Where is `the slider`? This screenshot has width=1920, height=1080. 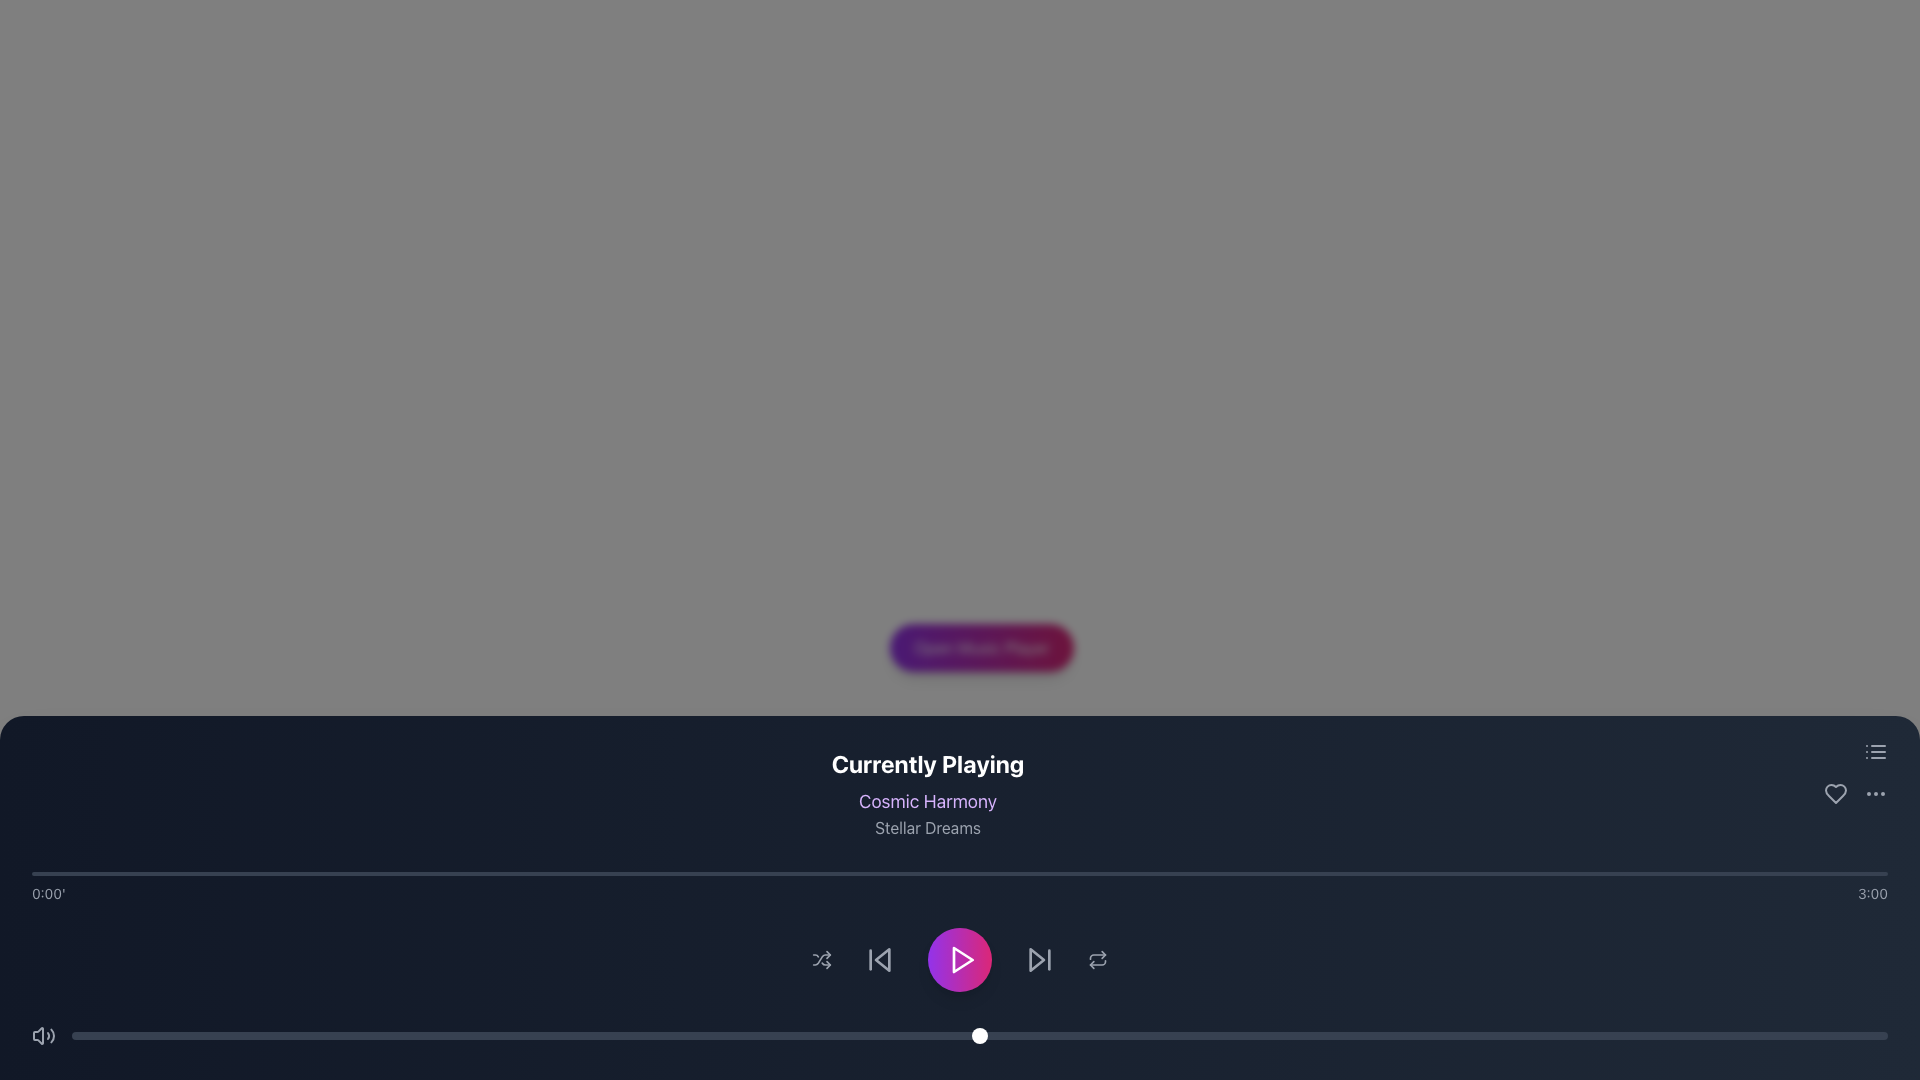
the slider is located at coordinates (1396, 1035).